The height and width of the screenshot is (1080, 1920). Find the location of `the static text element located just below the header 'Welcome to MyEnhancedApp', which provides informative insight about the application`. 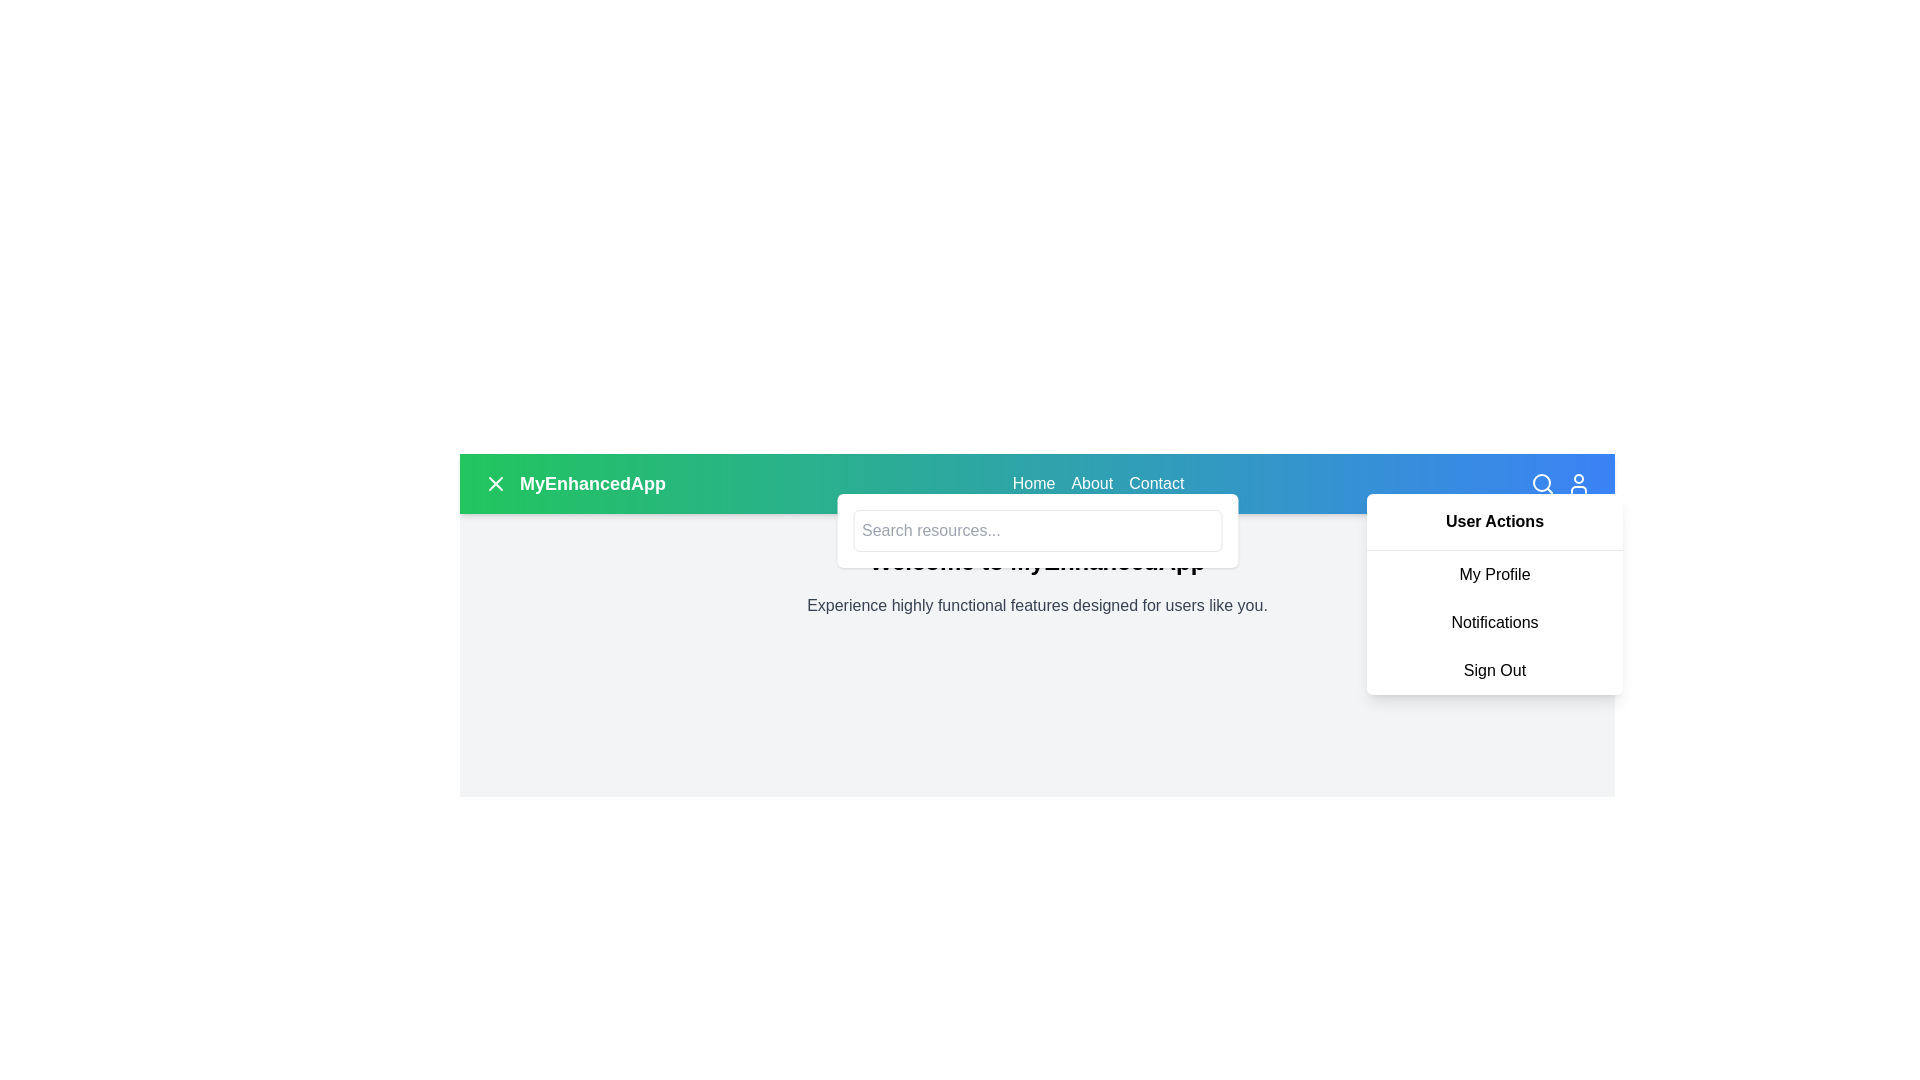

the static text element located just below the header 'Welcome to MyEnhancedApp', which provides informative insight about the application is located at coordinates (1037, 604).